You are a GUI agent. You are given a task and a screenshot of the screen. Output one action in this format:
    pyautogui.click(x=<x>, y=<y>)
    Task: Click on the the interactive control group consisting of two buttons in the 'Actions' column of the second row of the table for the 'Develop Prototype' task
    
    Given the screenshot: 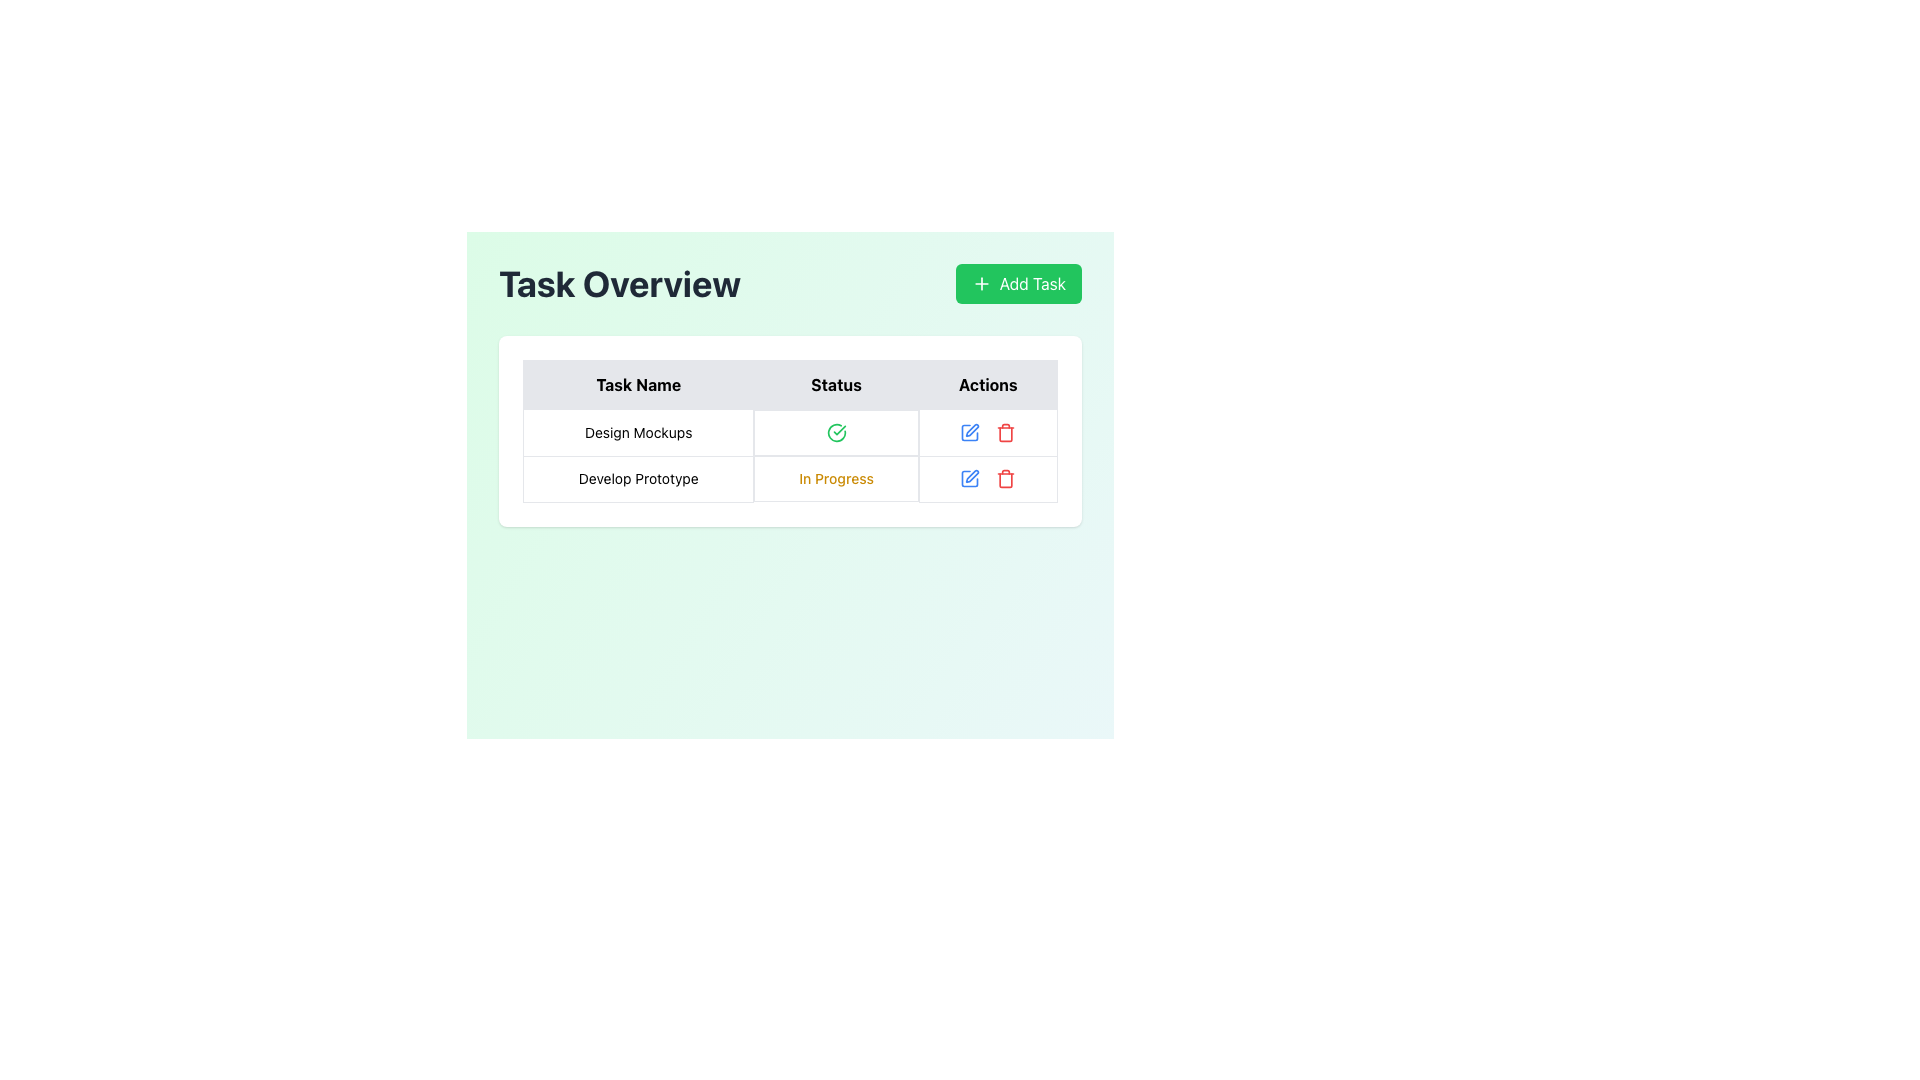 What is the action you would take?
    pyautogui.click(x=988, y=478)
    